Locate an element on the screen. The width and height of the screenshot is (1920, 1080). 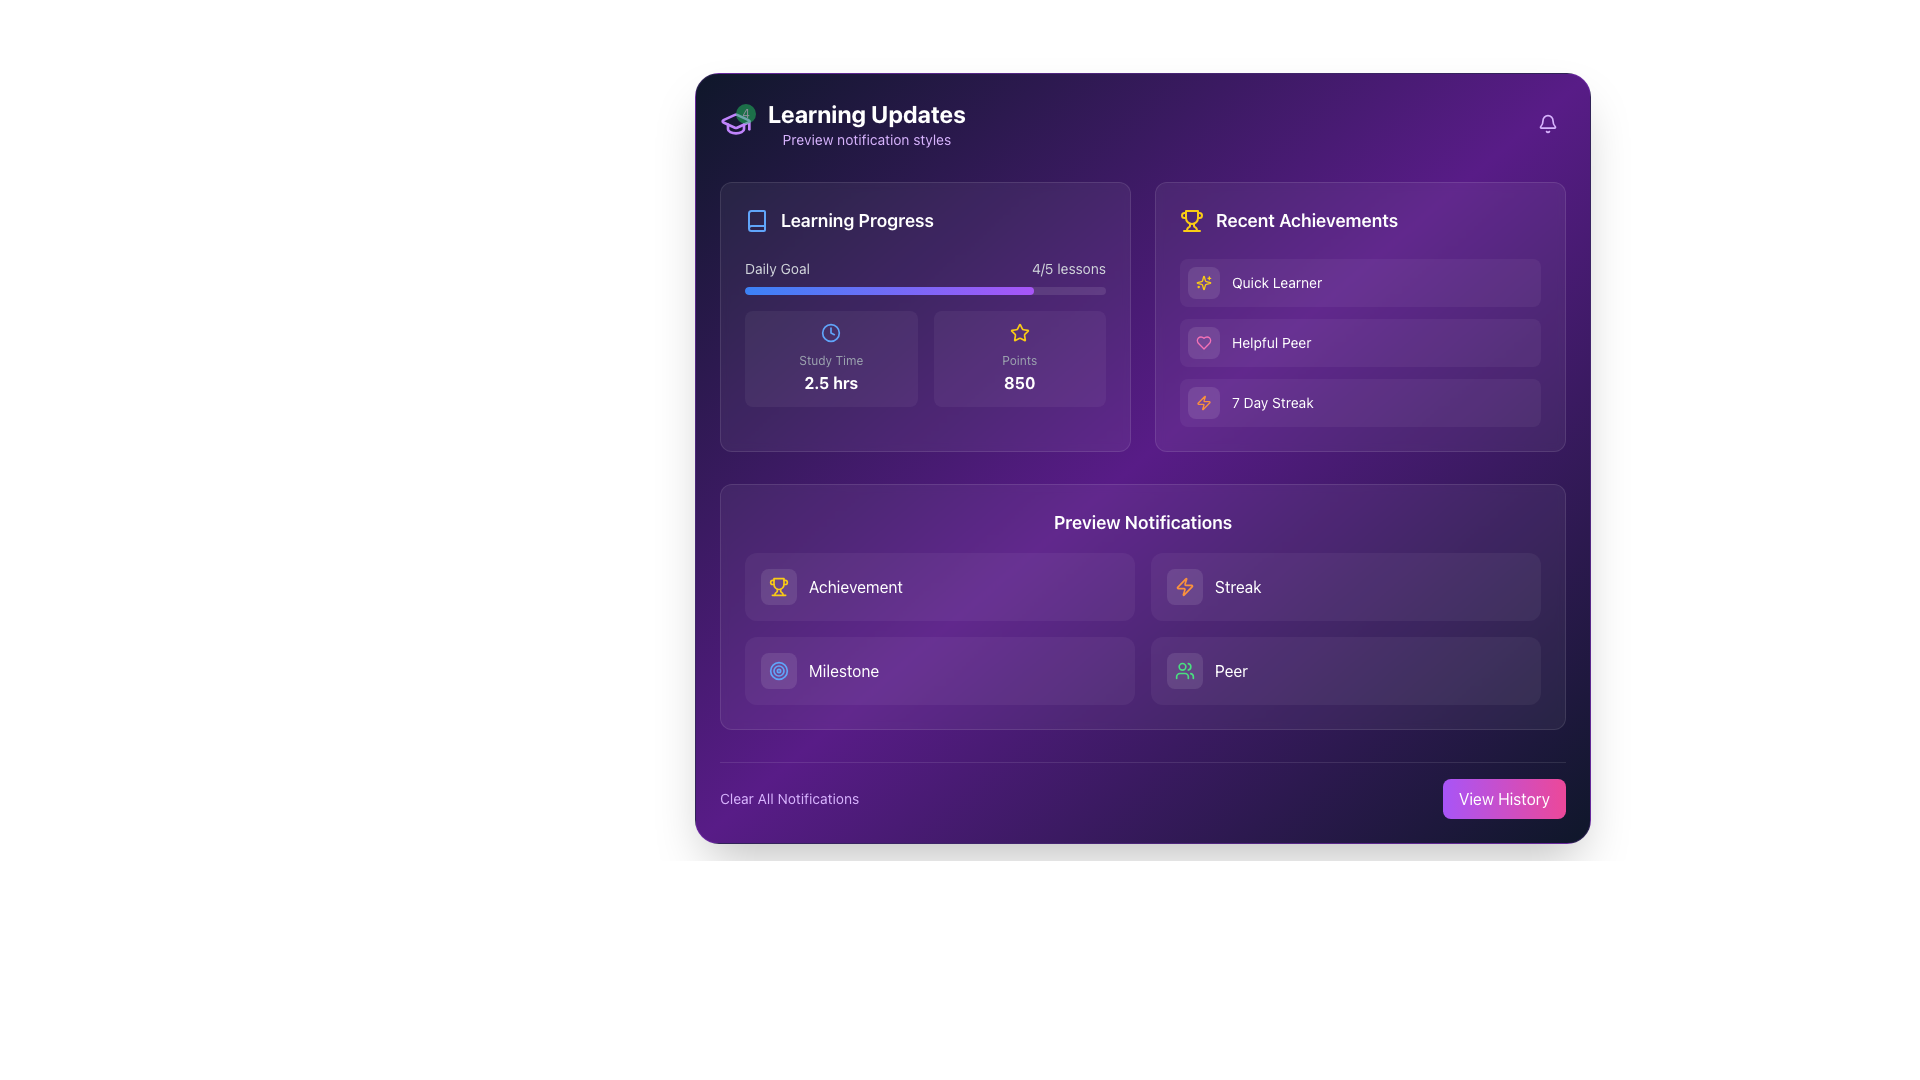
the descriptive Text Label located in the left-hand side of the notification block, which serves as an identifier for the associated notification category is located at coordinates (844, 671).